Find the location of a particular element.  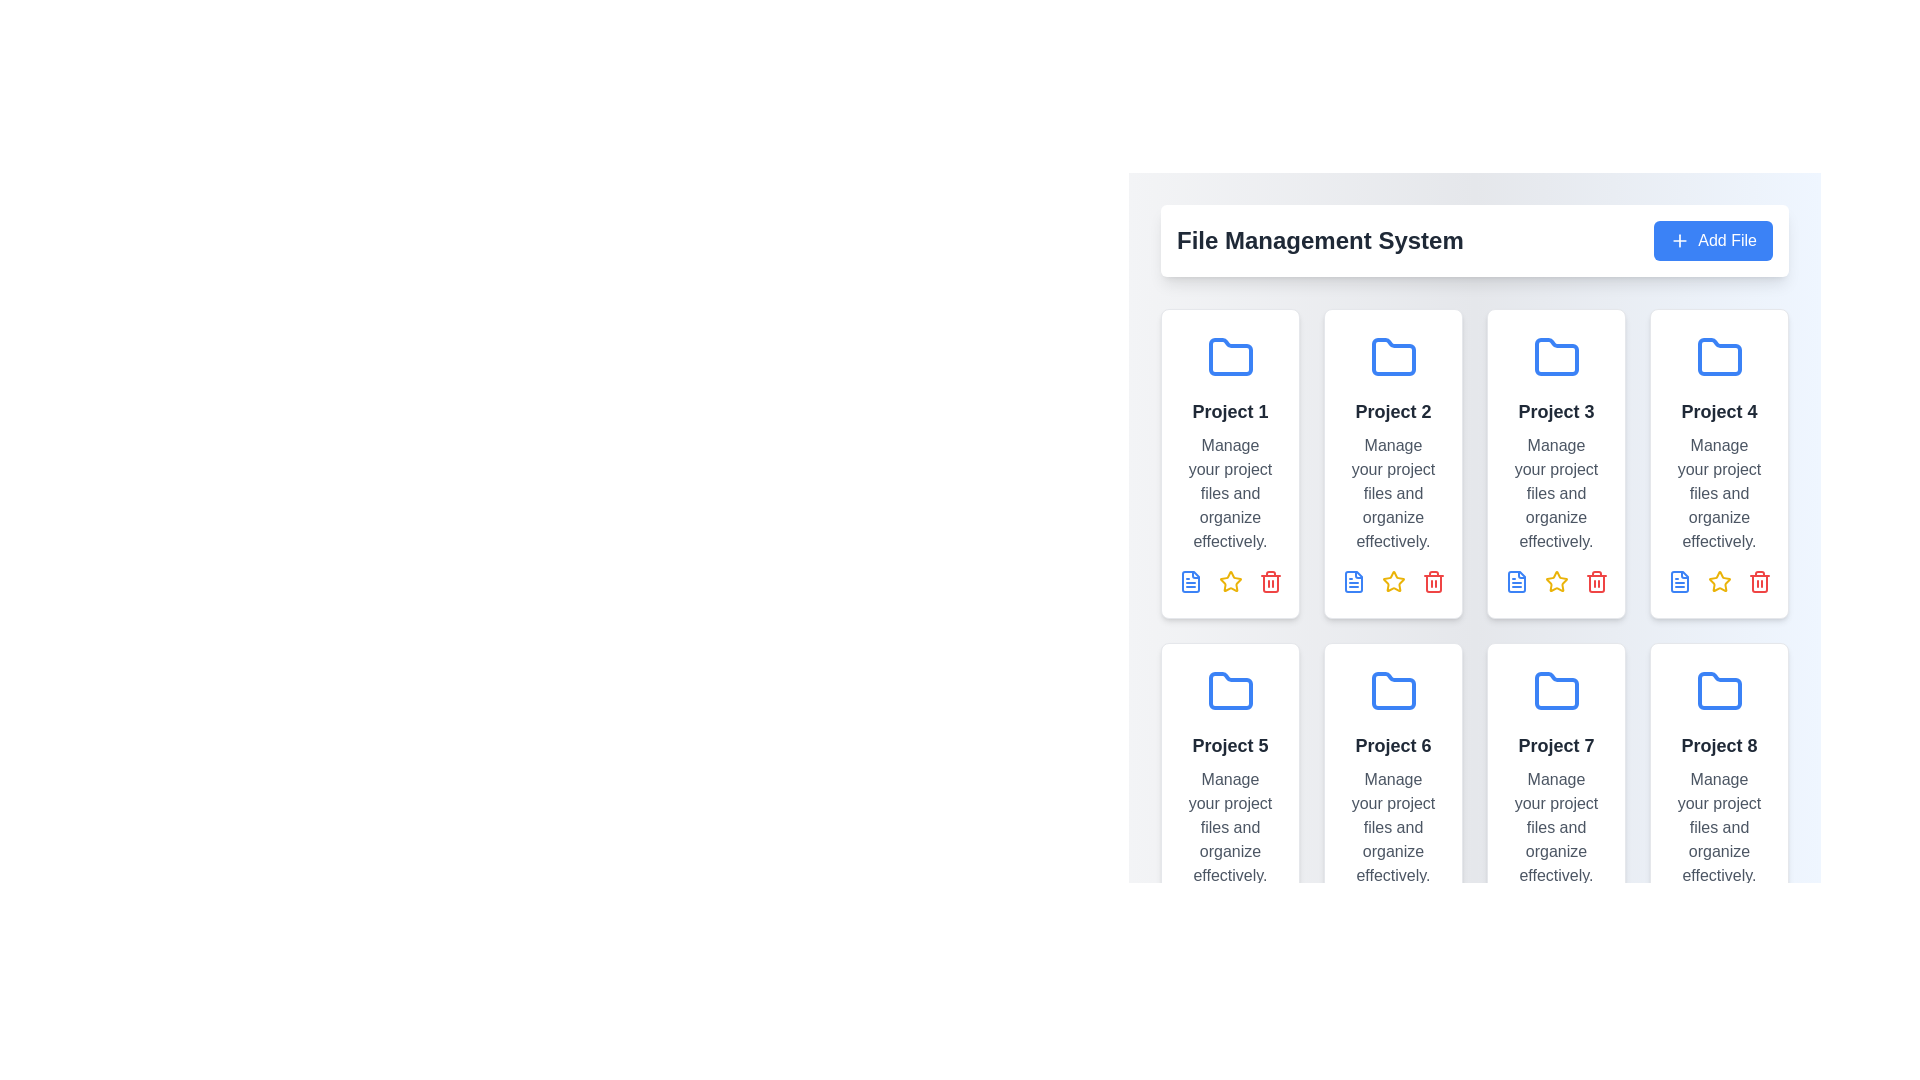

the blue folder icon with a thin white outline located in the 'Project 7' section of the grid layout is located at coordinates (1555, 690).